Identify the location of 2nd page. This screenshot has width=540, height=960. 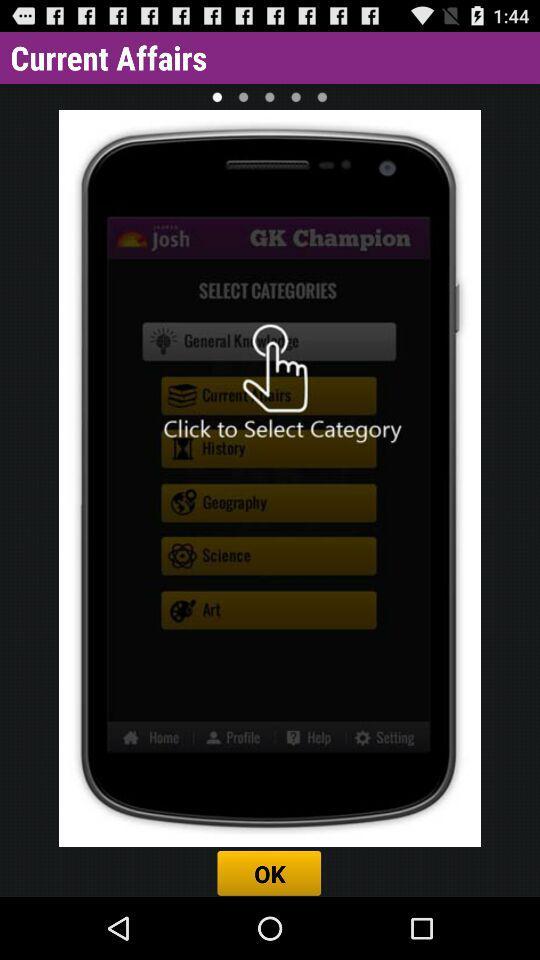
(243, 96).